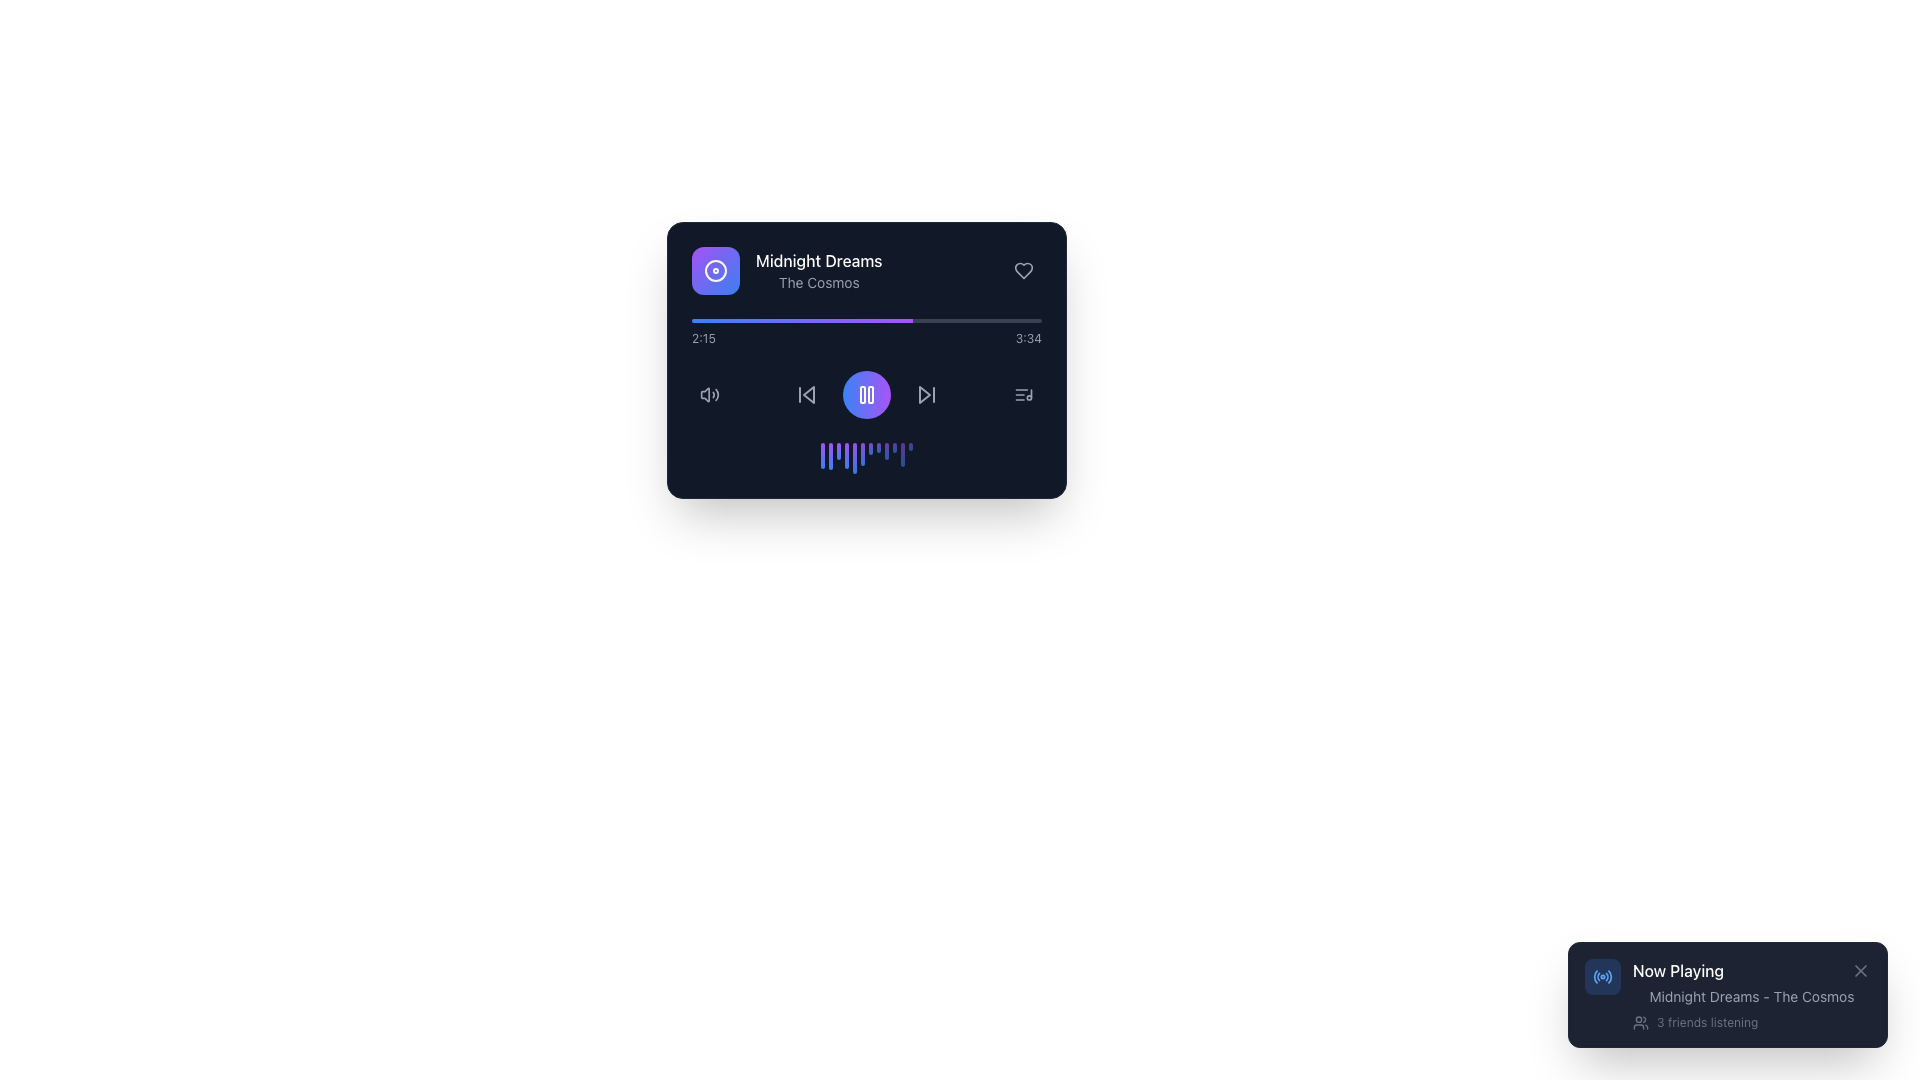  What do you see at coordinates (924, 394) in the screenshot?
I see `the triangular-shaped forward navigation icon to skip forward or start the next item in the media control interface` at bounding box center [924, 394].